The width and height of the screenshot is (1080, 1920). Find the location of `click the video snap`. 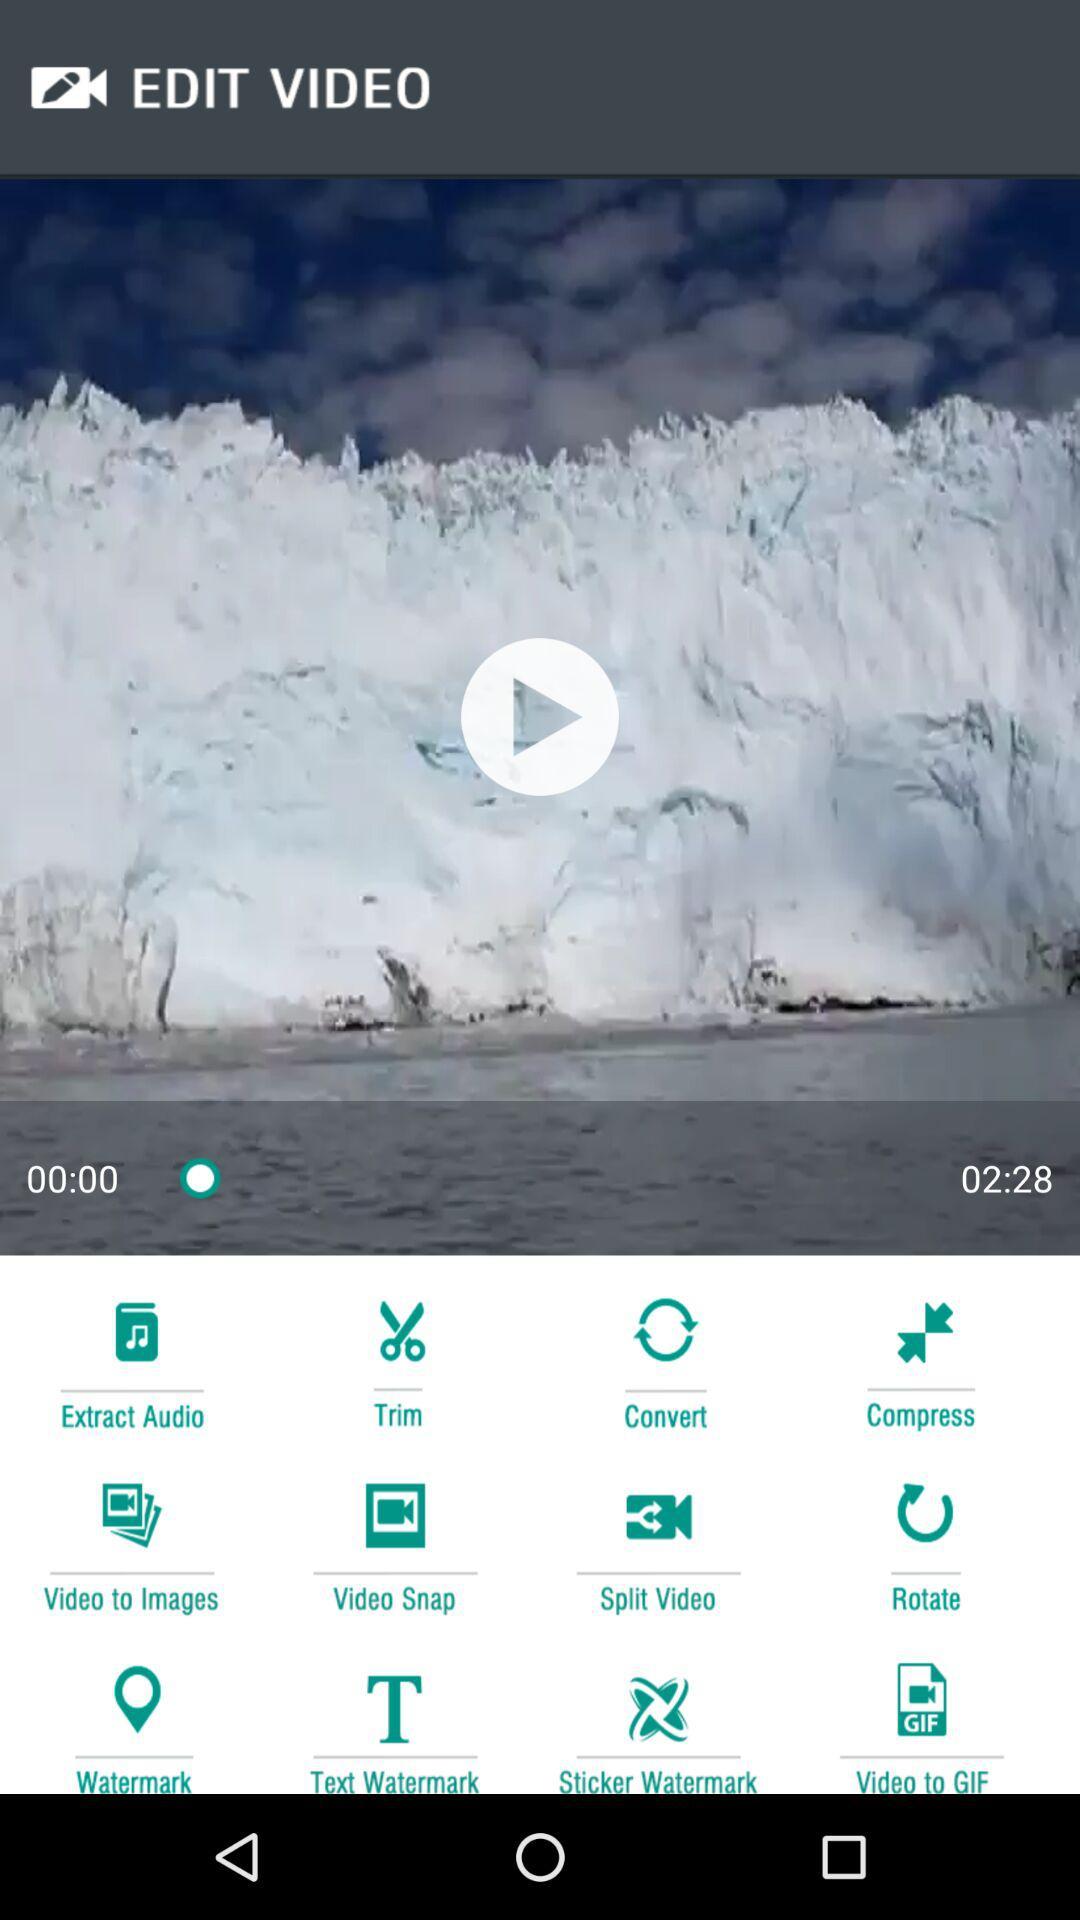

click the video snap is located at coordinates (394, 1544).